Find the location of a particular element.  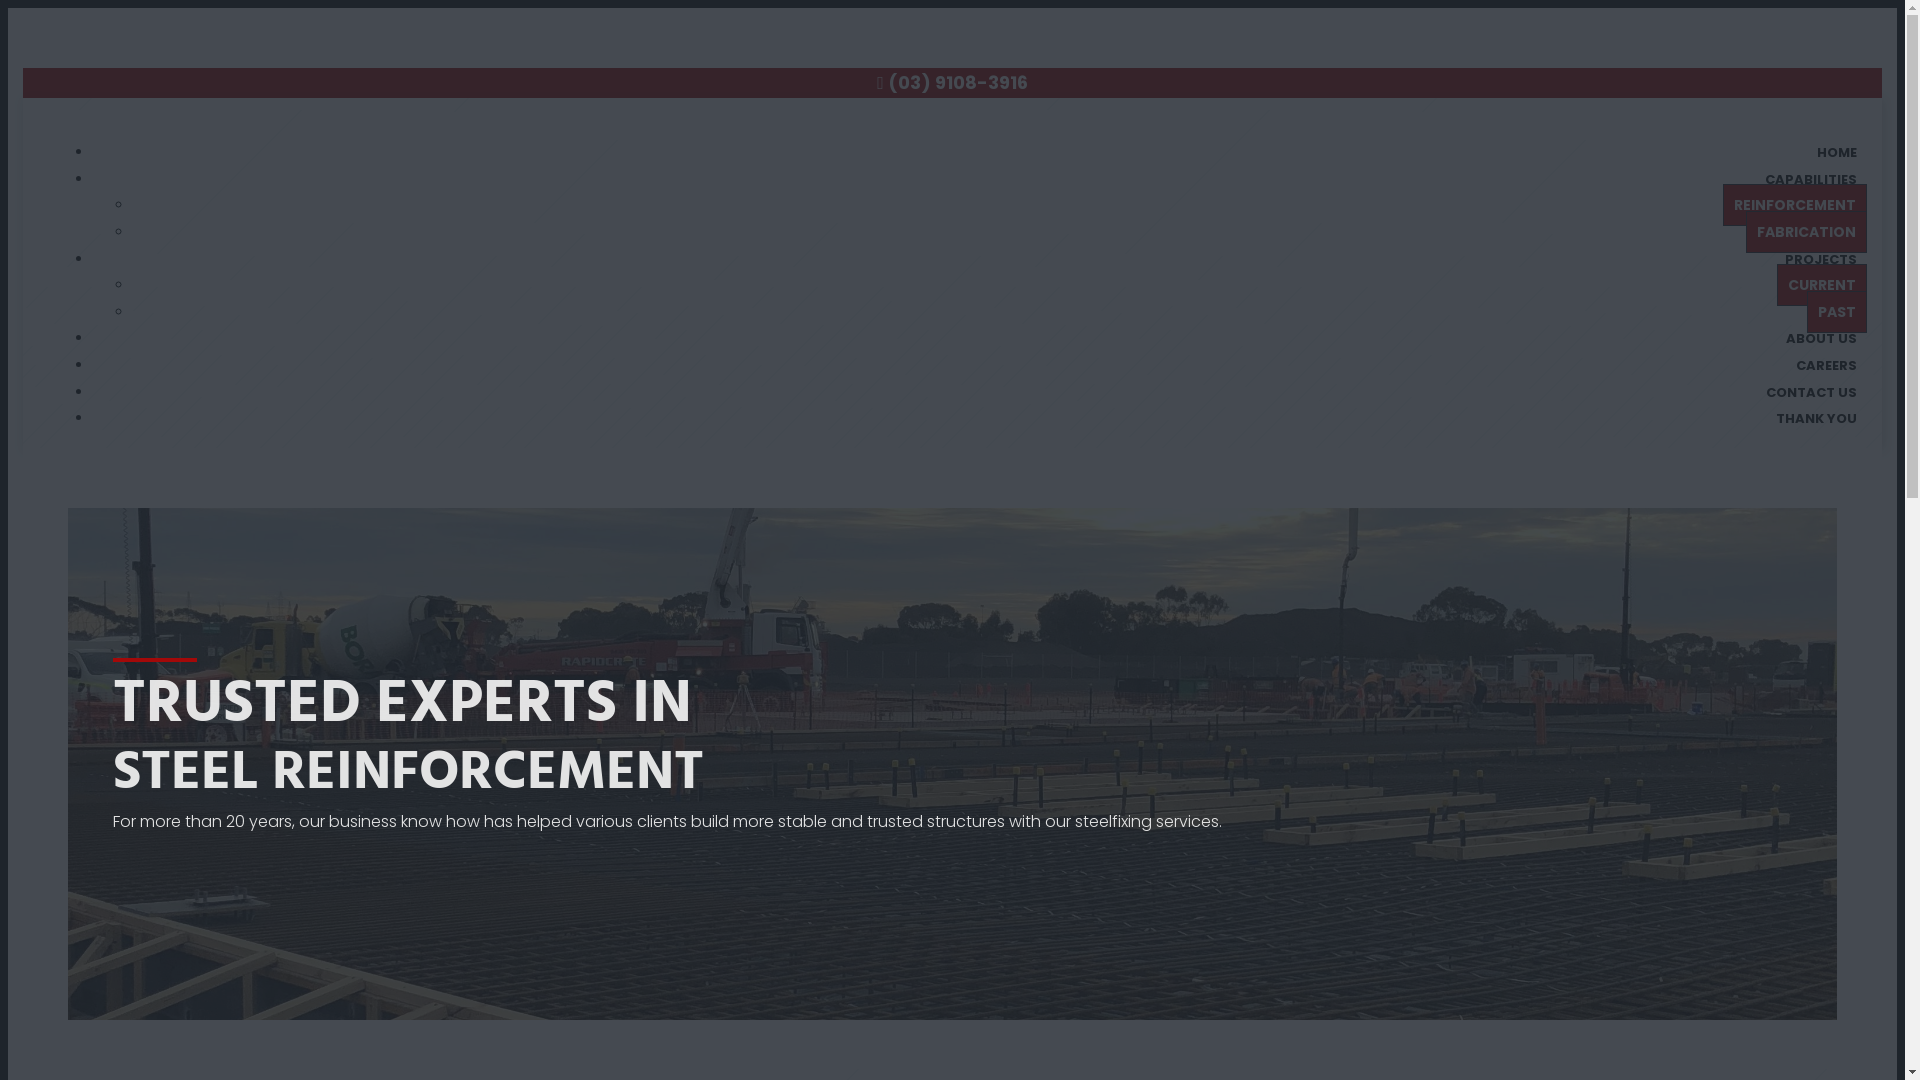

'CURRENT' is located at coordinates (1822, 285).